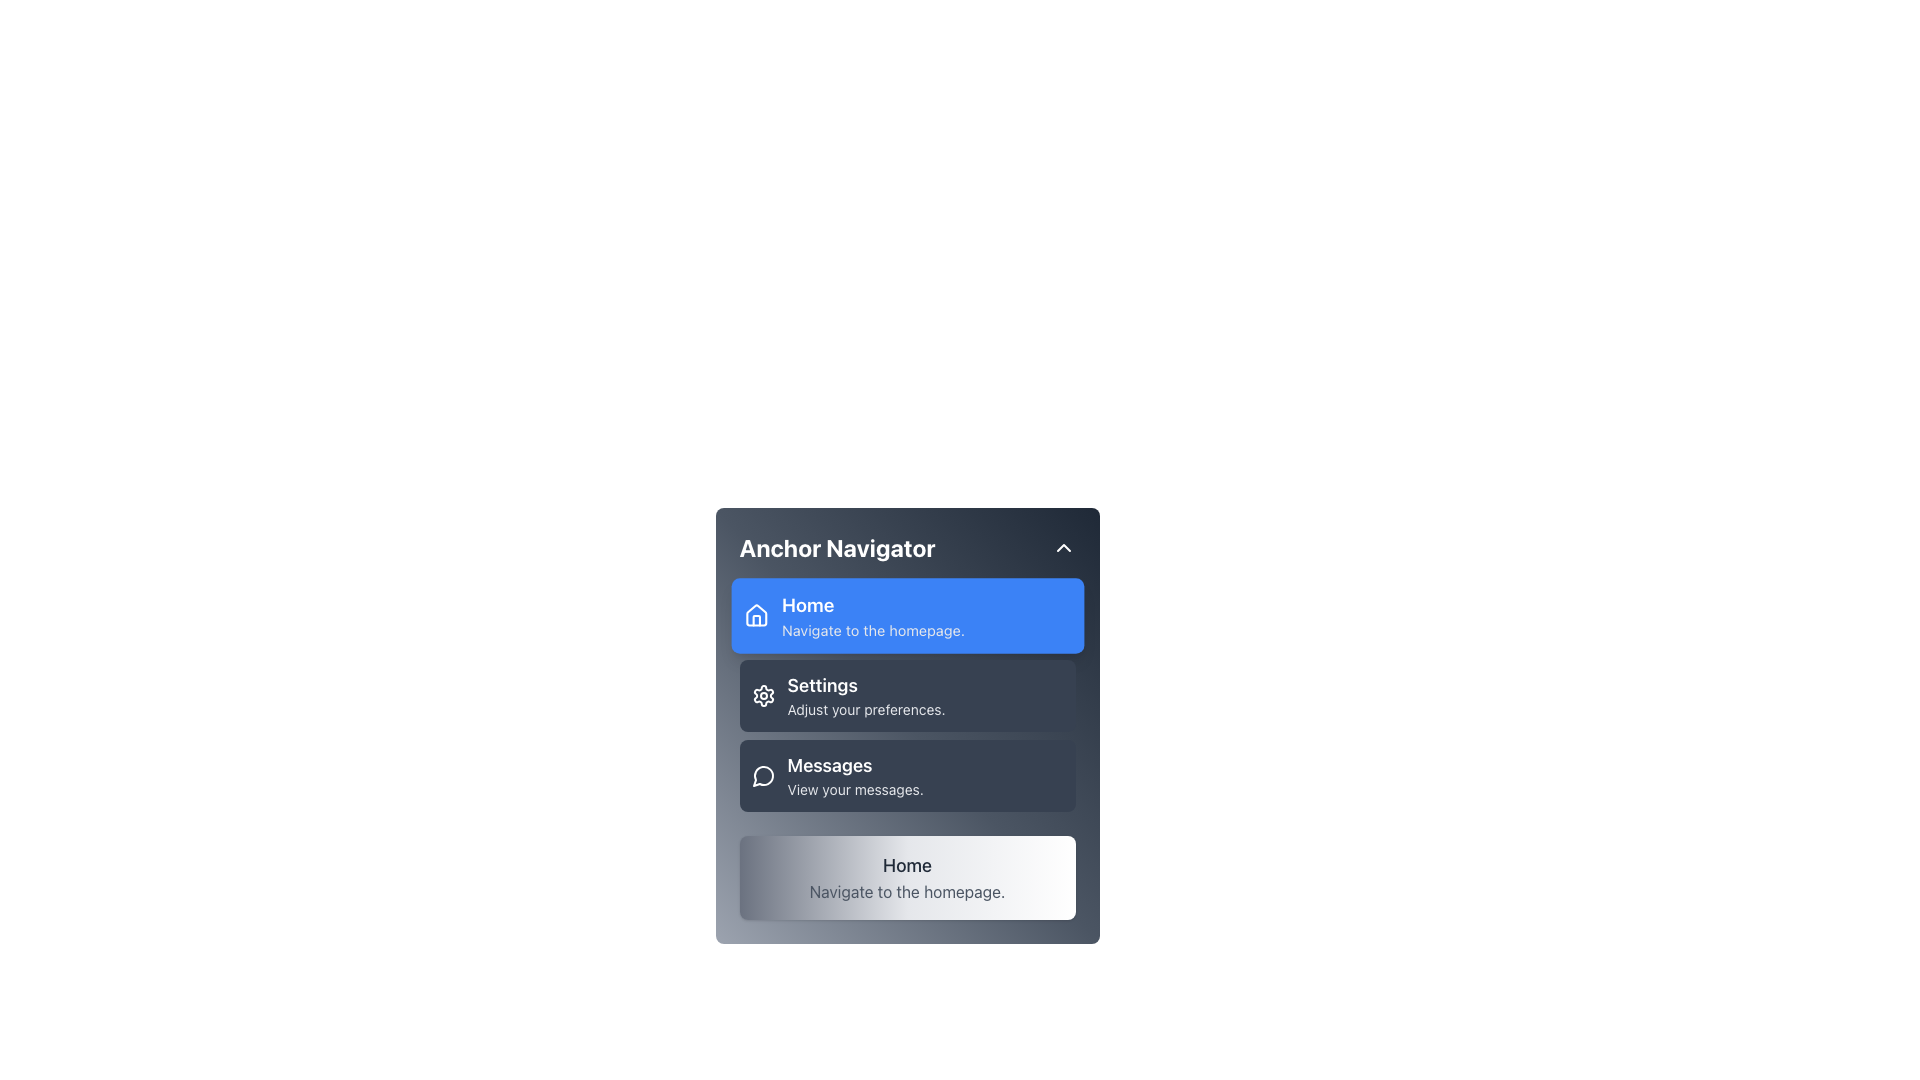 This screenshot has width=1920, height=1080. Describe the element at coordinates (762, 694) in the screenshot. I see `the gear-like settings icon located in the middle section of the interface` at that location.